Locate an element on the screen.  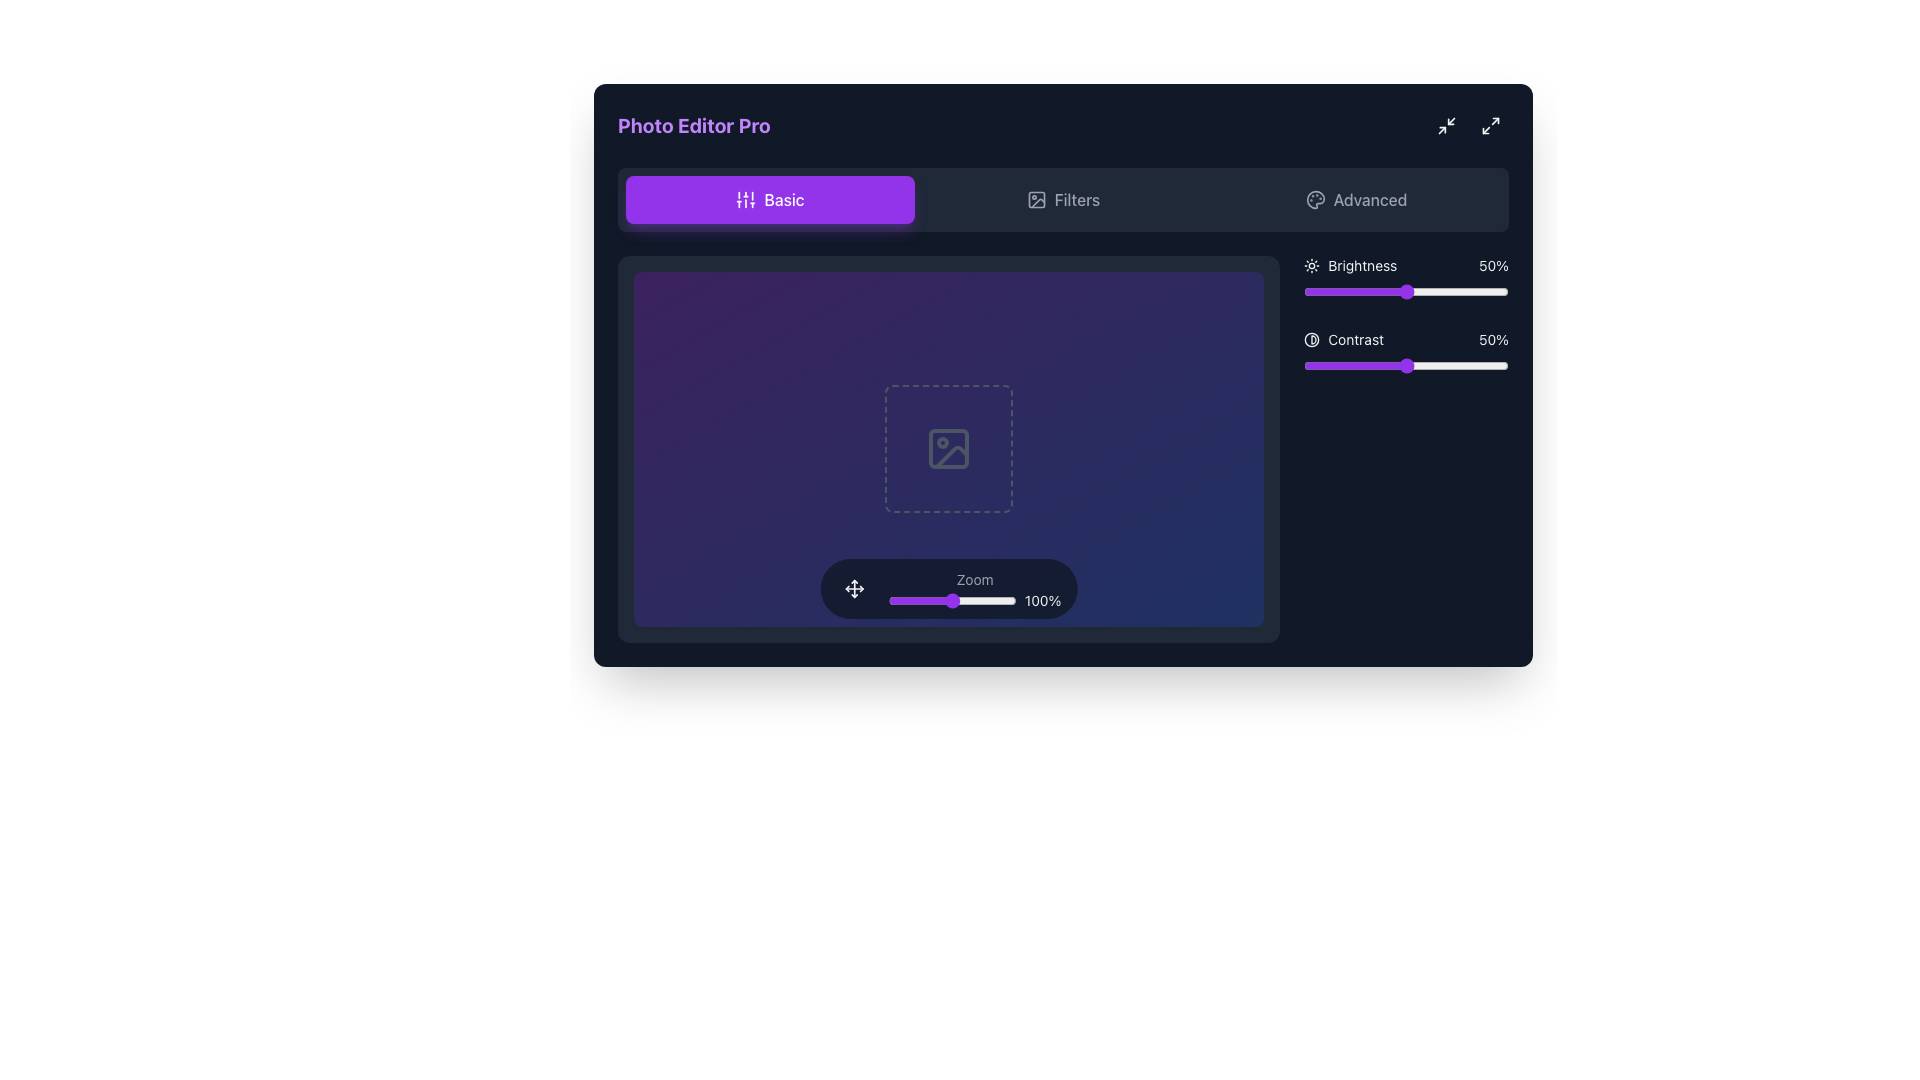
the static text label displaying 'Photo Editor Pro', which is a bold purple title located at the upper left corner of the application interface is located at coordinates (694, 126).